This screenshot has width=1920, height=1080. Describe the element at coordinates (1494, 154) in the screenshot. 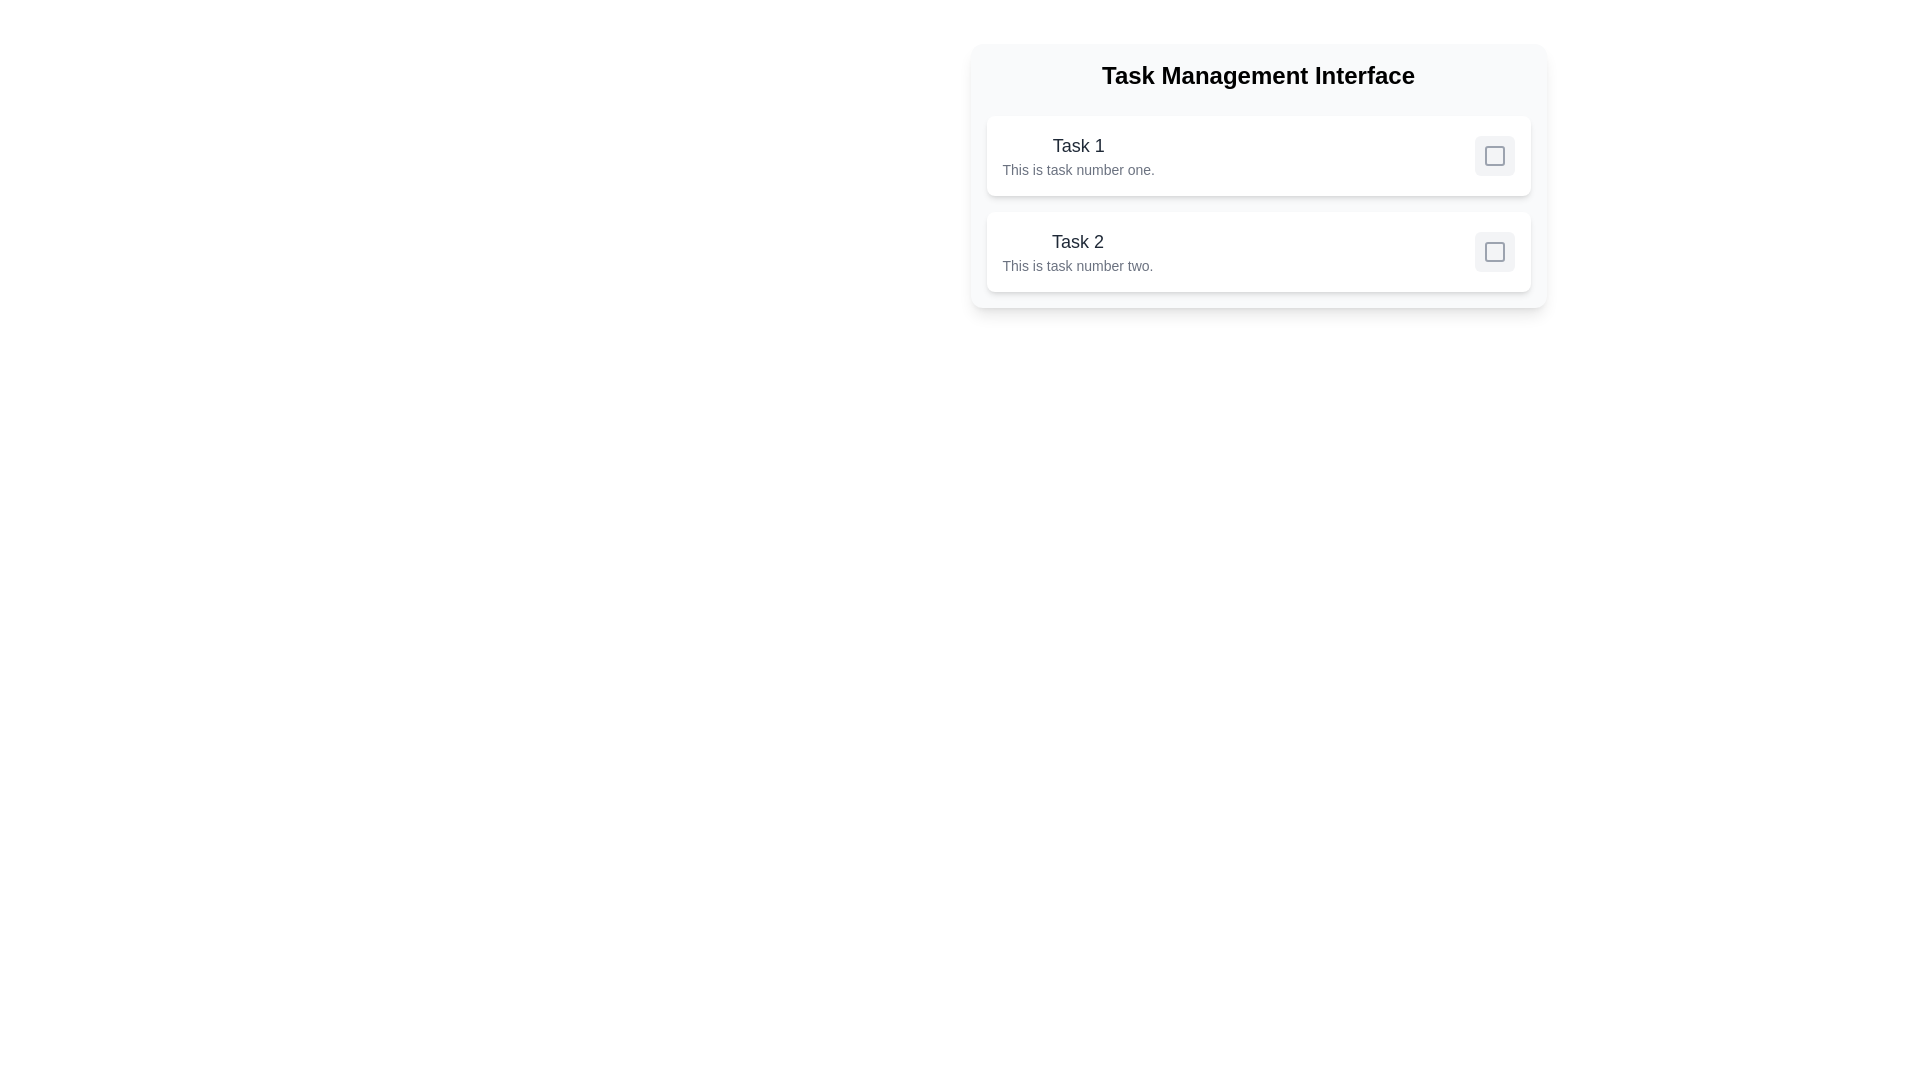

I see `the checkbox icon element located on the right side of the first task item to trigger a tooltip or visual effect` at that location.